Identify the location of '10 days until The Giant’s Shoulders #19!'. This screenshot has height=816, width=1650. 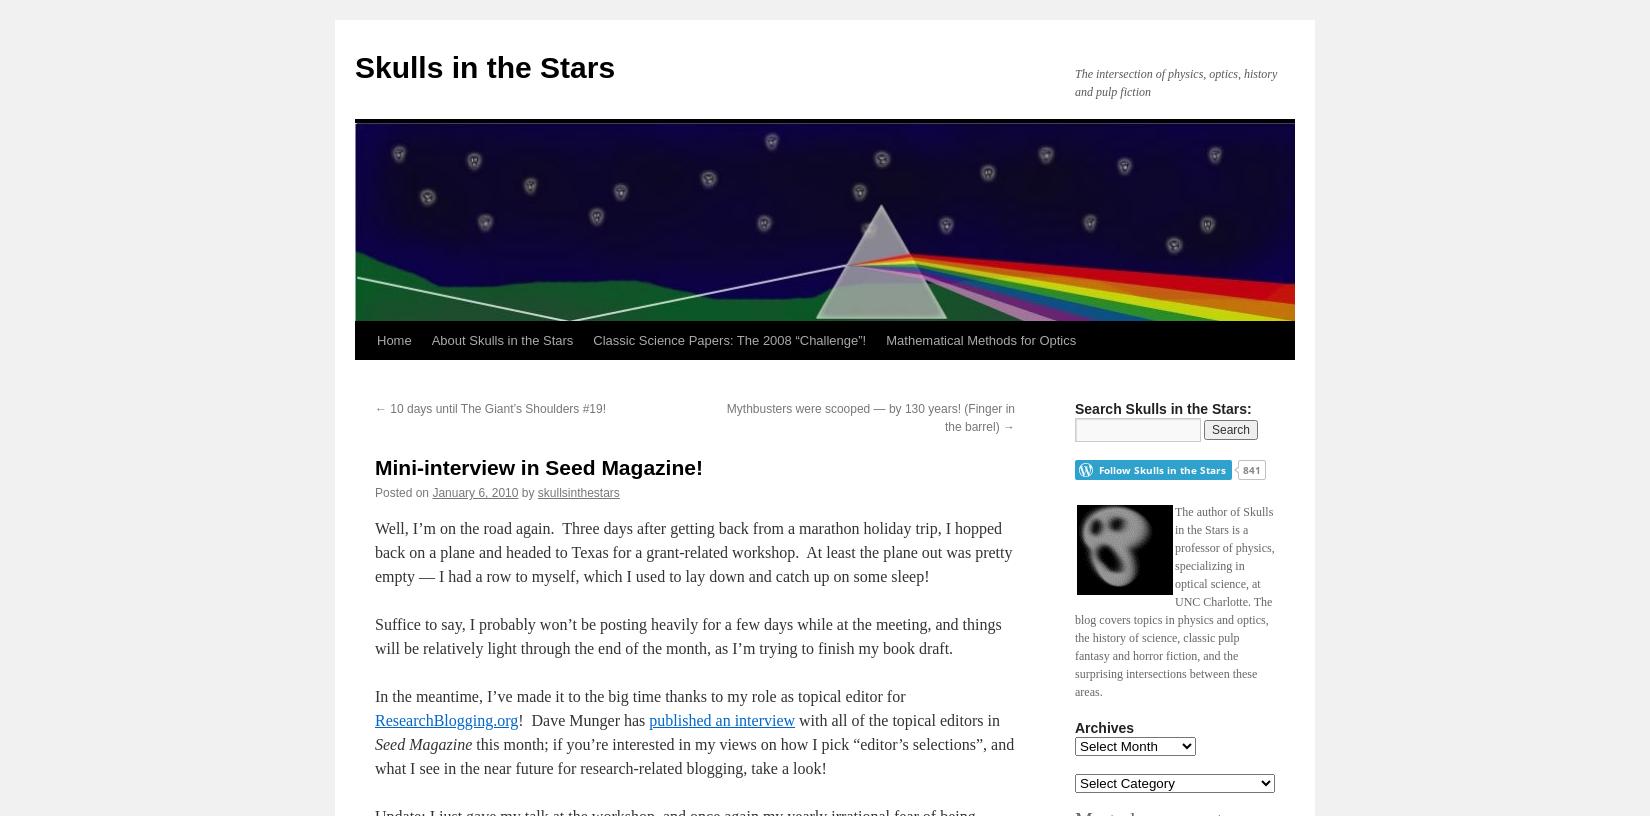
(495, 408).